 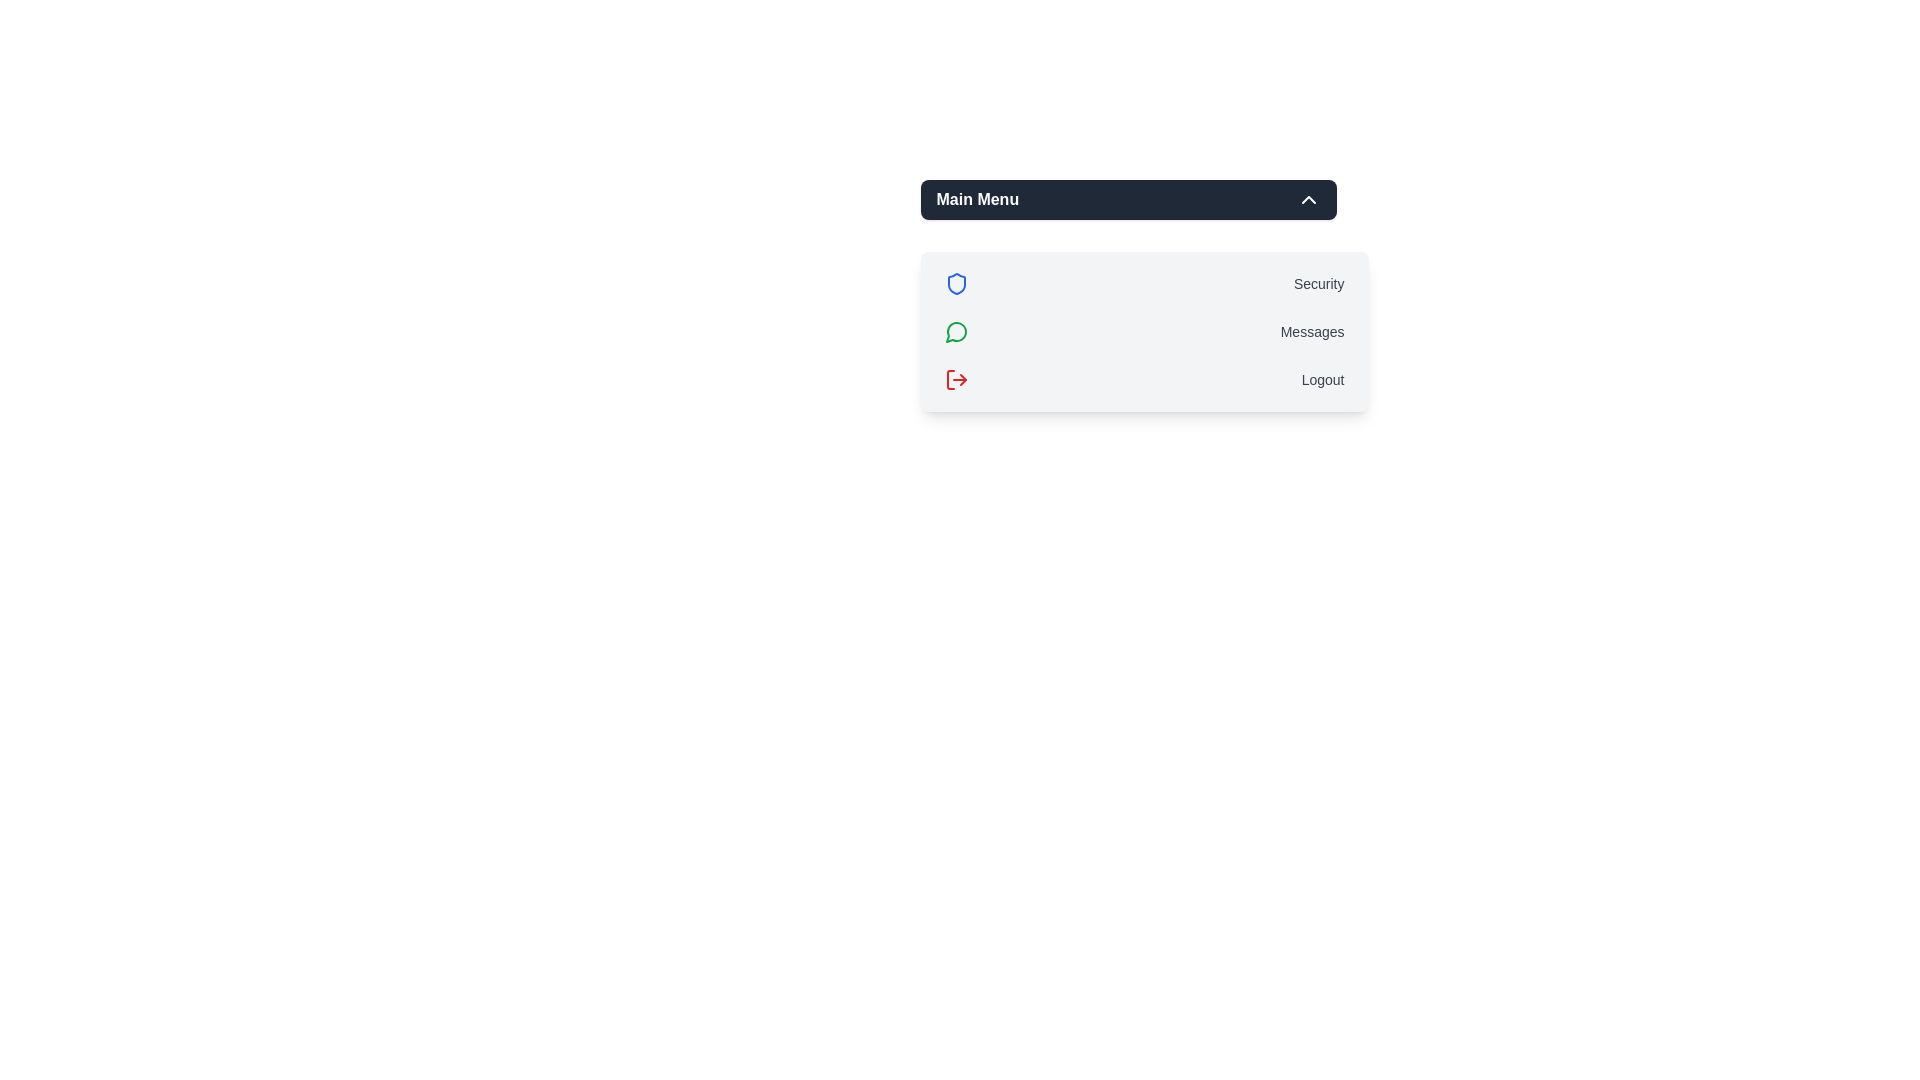 I want to click on the 'Messages' icon in the menu, which is positioned between the 'Security' section above and the 'Logout' section below, so click(x=955, y=330).